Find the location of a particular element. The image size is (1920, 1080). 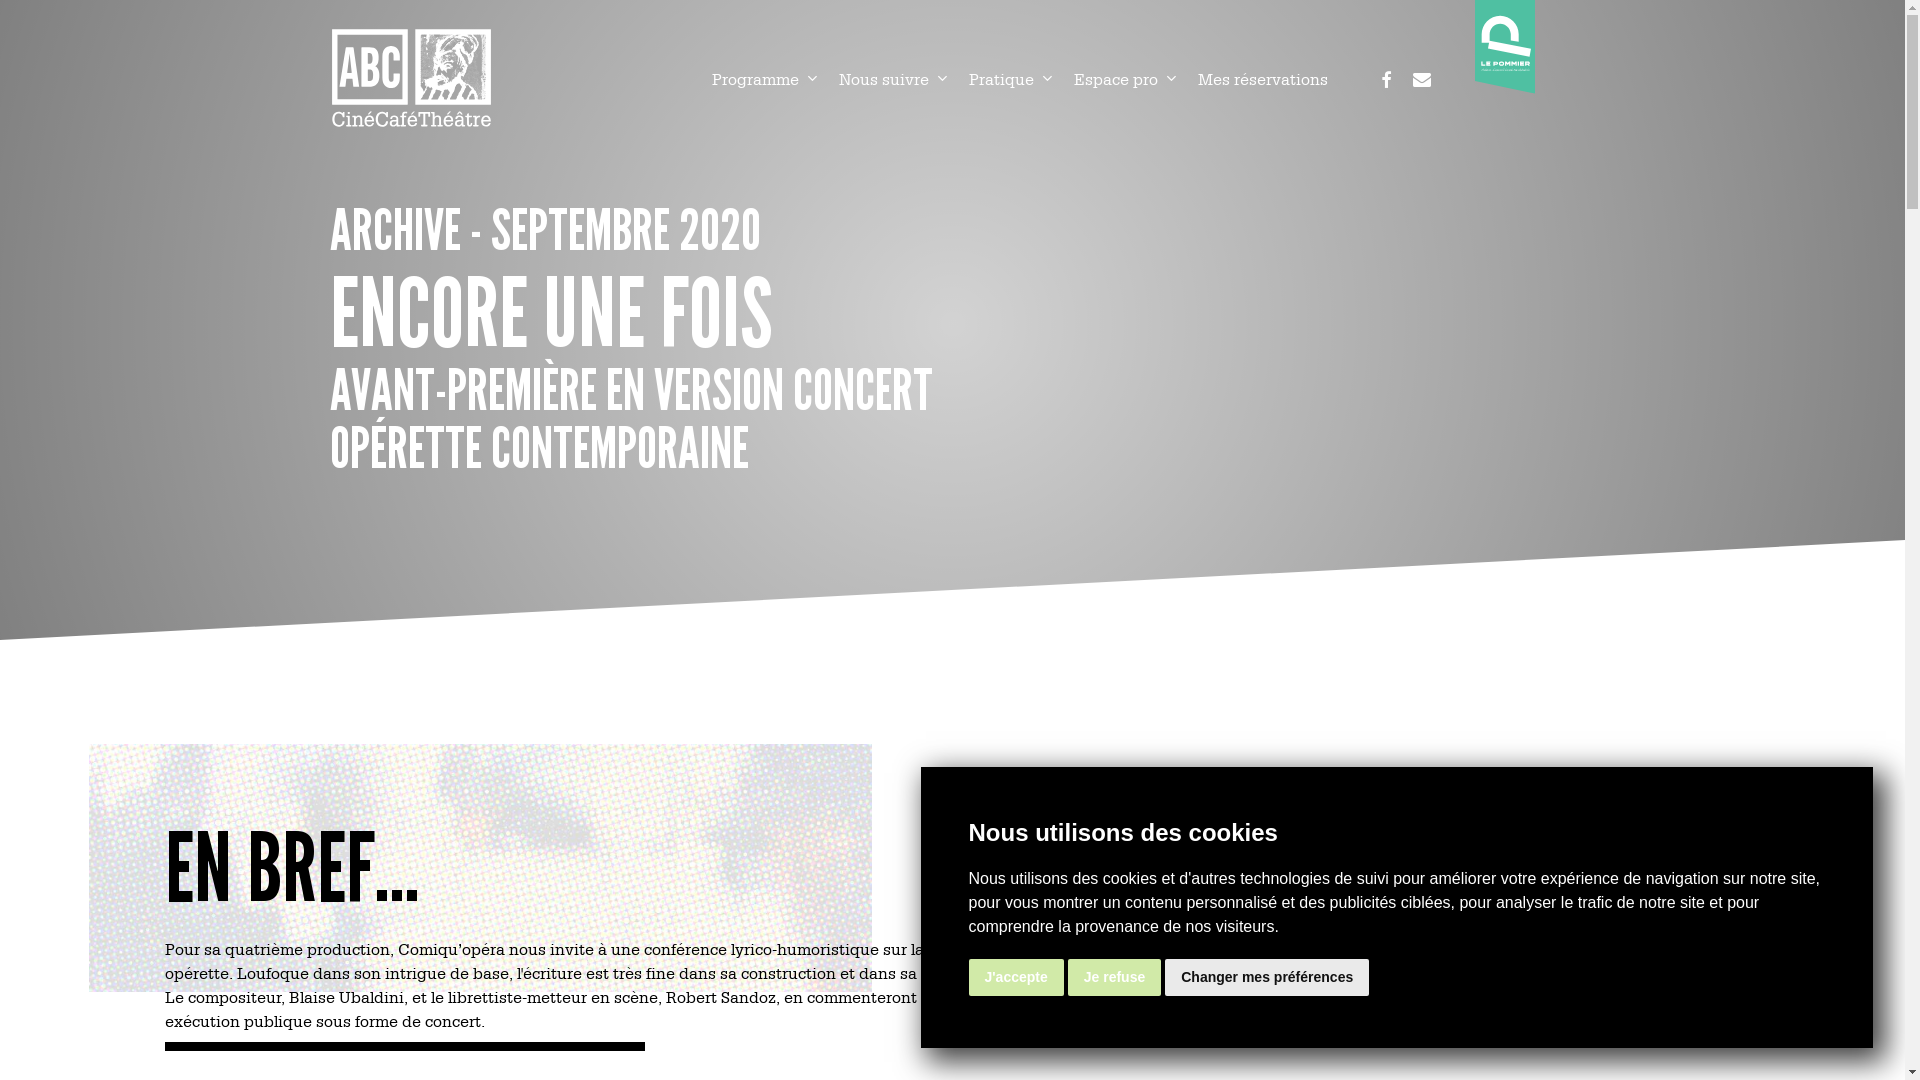

'Je refuse' is located at coordinates (1113, 976).